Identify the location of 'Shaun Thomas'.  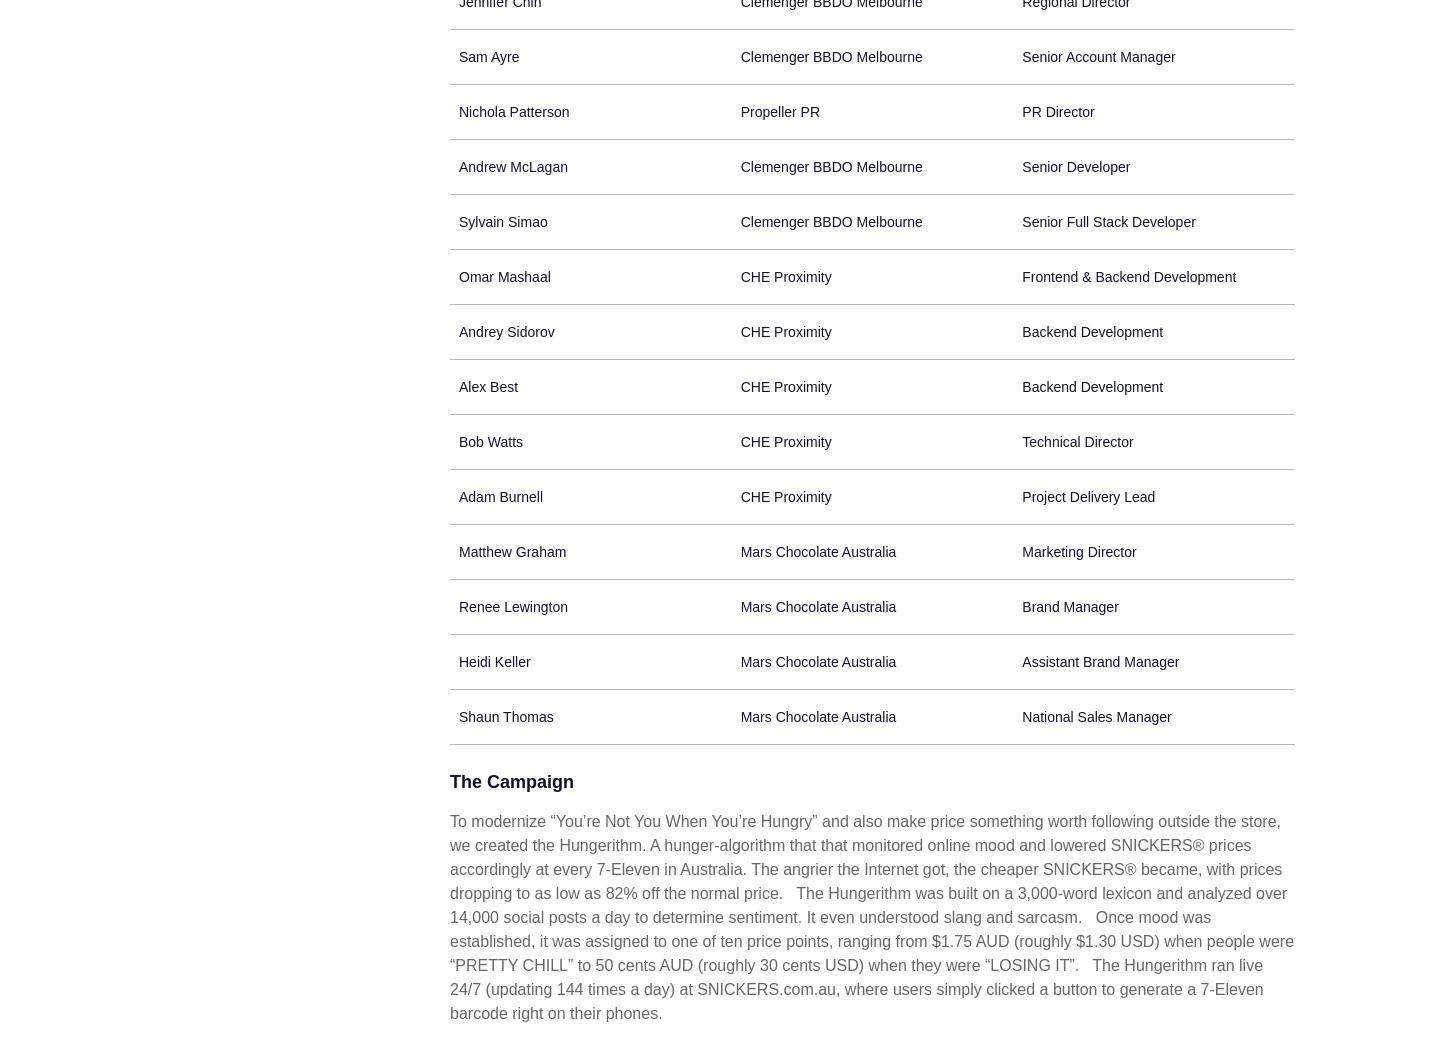
(506, 716).